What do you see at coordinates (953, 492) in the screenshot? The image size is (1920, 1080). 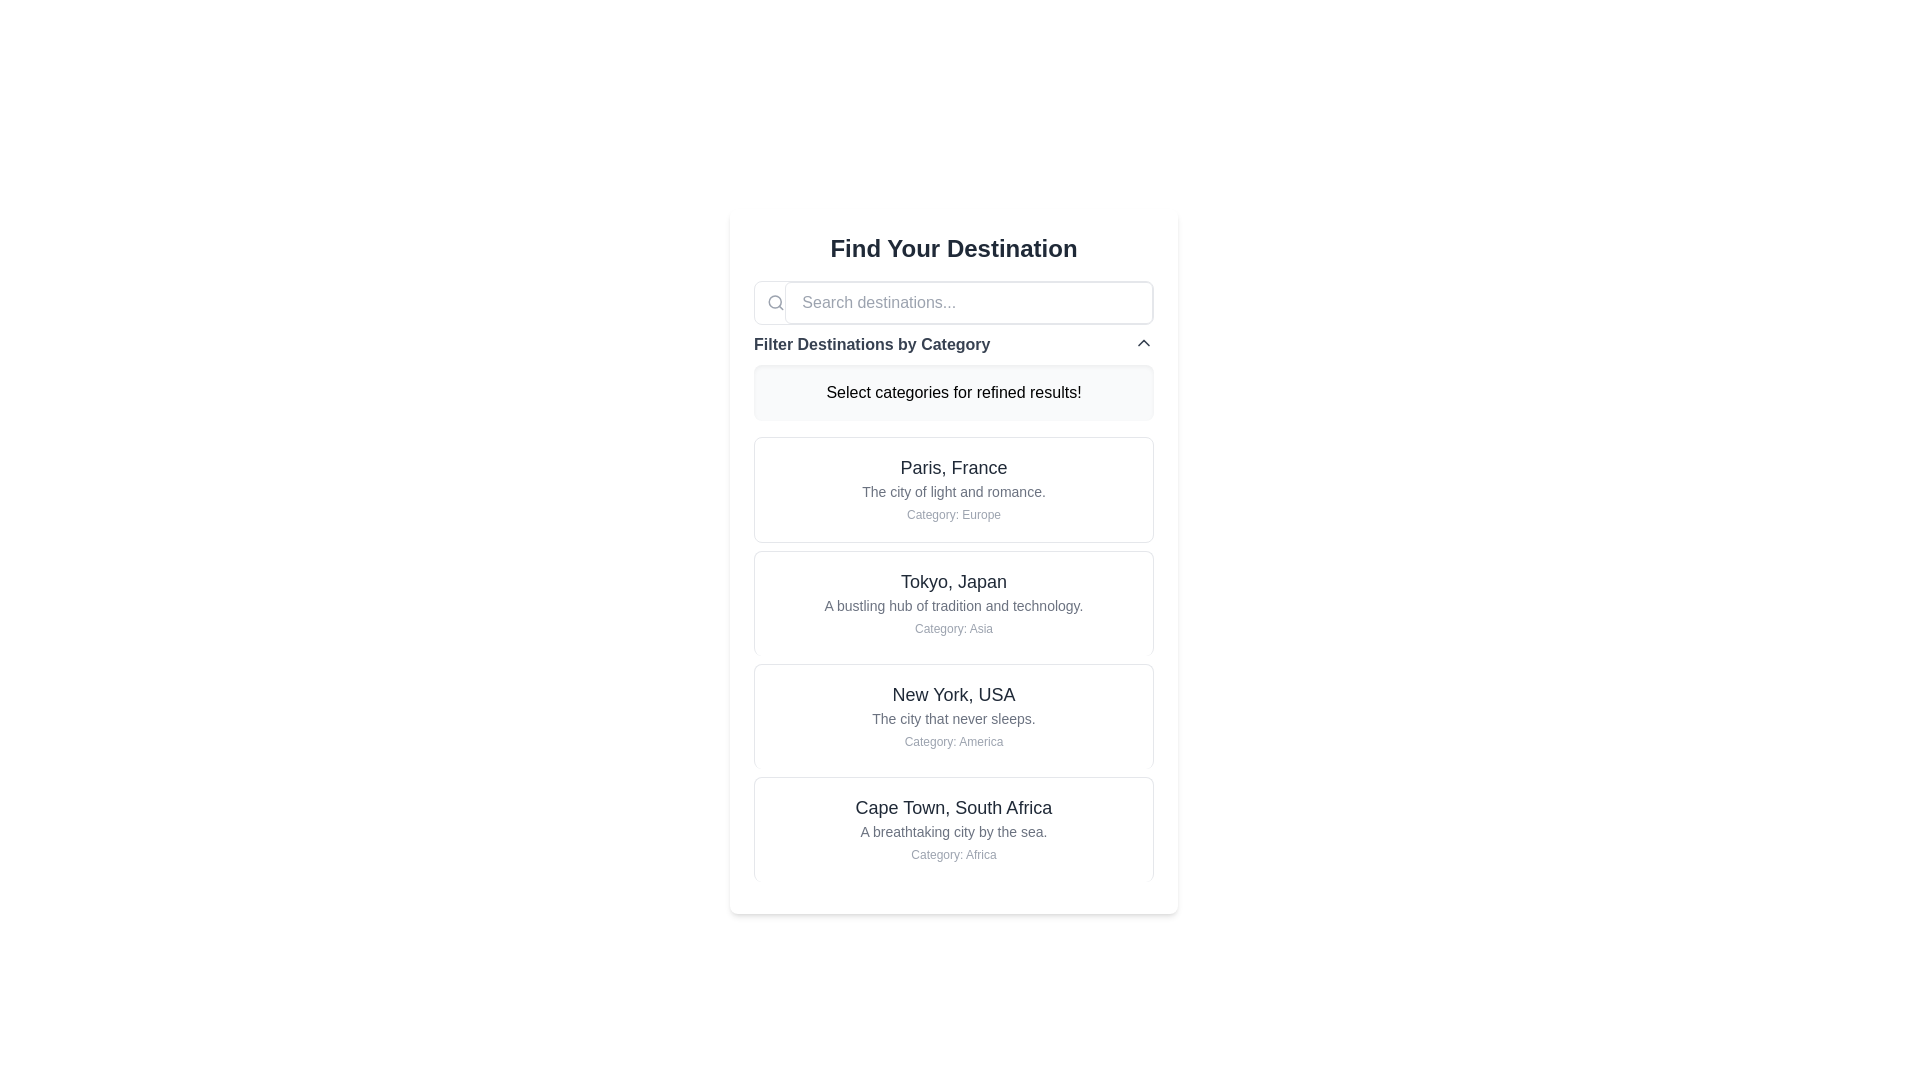 I see `the descriptive text element located below the title 'Paris, France' and above the smaller text segment labeled 'Category: Europe'` at bounding box center [953, 492].